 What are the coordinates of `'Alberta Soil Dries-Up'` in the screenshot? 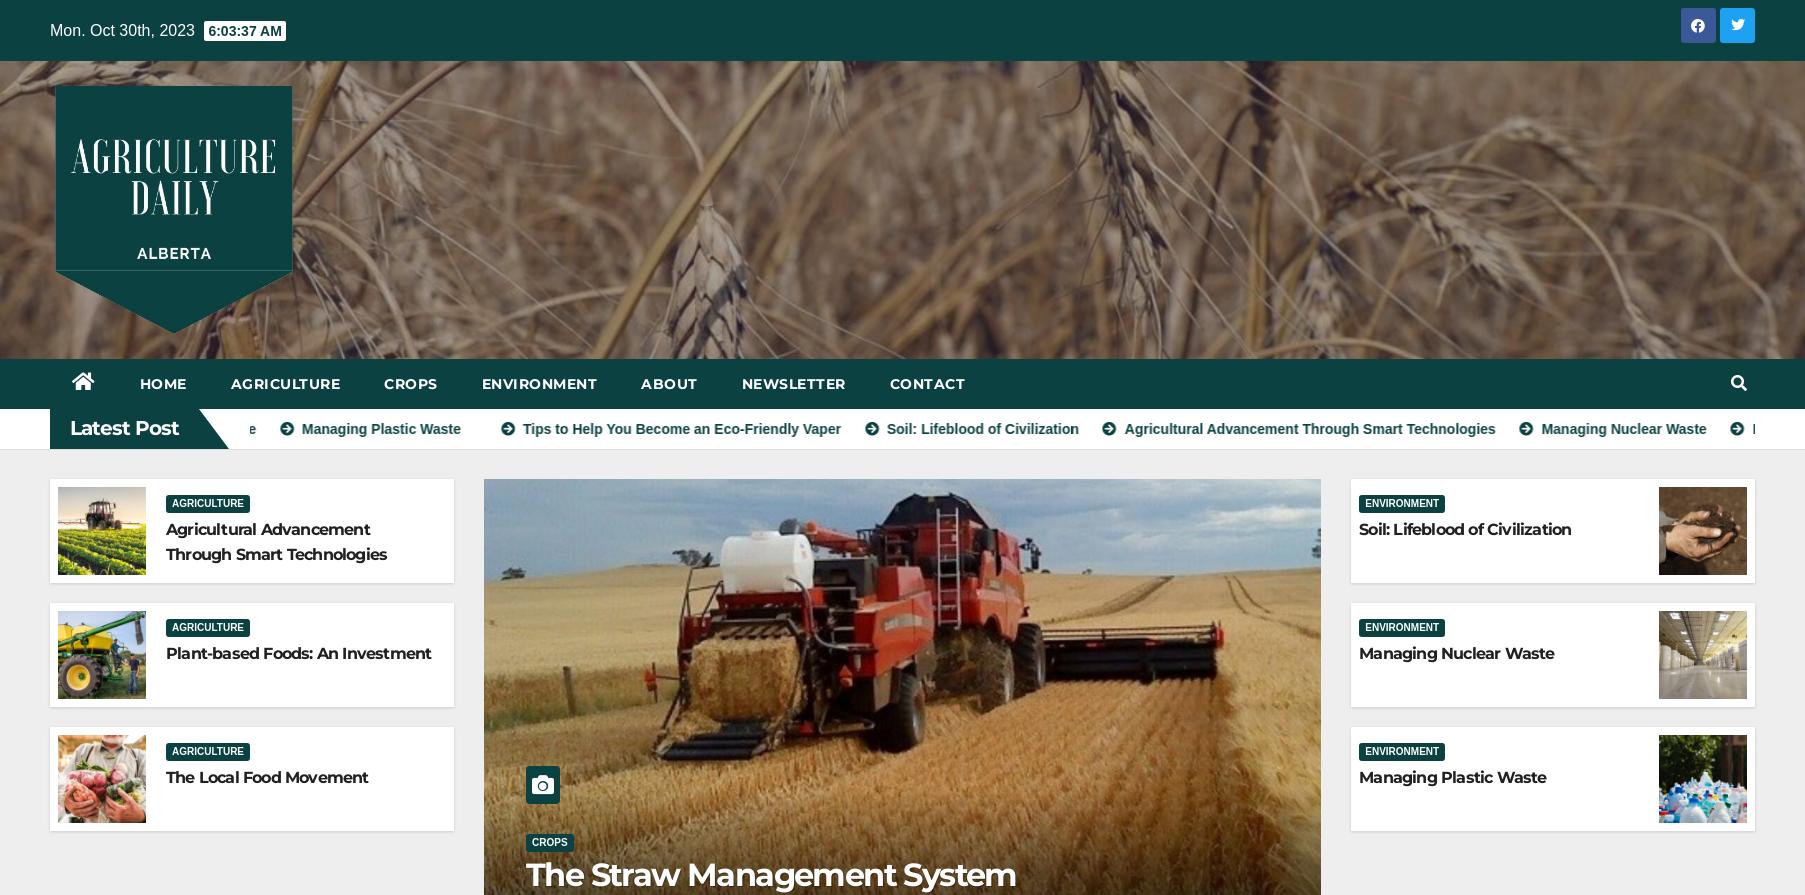 It's located at (683, 873).